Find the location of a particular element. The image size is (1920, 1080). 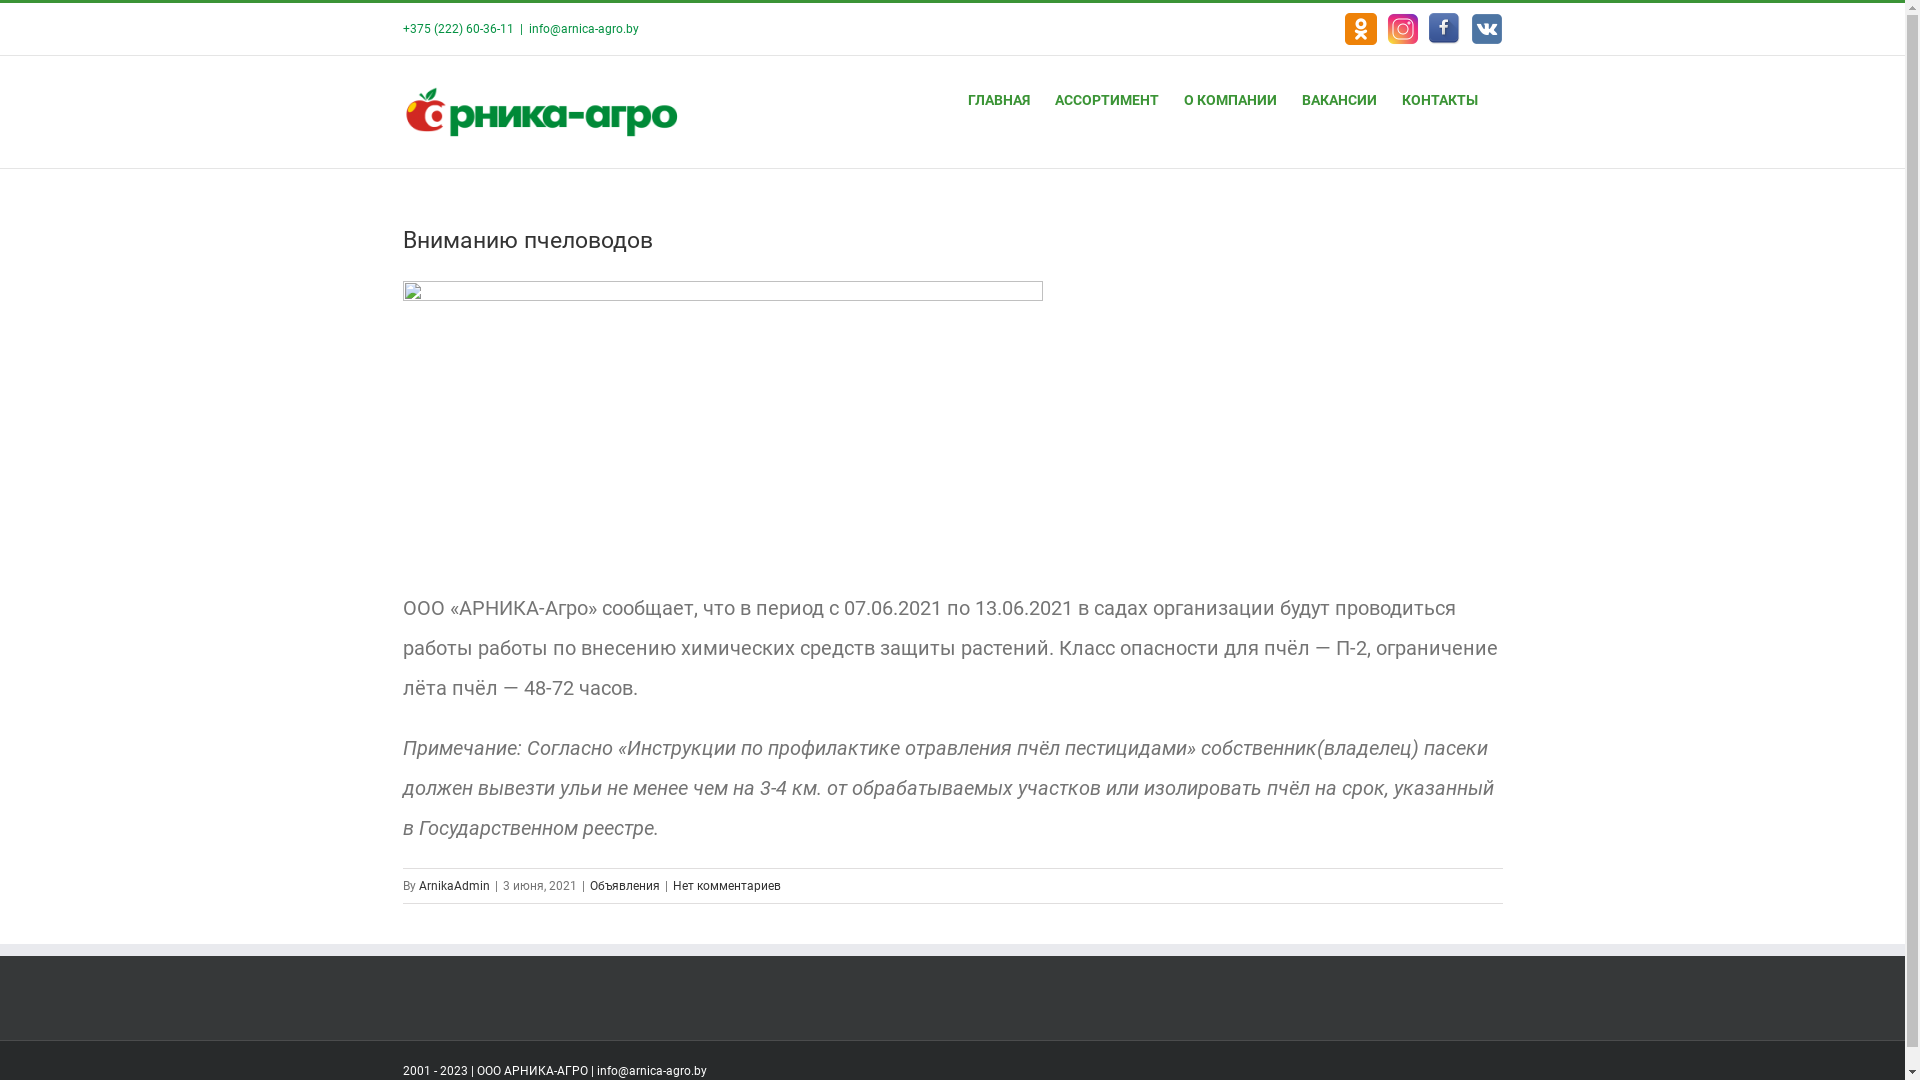

'VK' is located at coordinates (1486, 29).